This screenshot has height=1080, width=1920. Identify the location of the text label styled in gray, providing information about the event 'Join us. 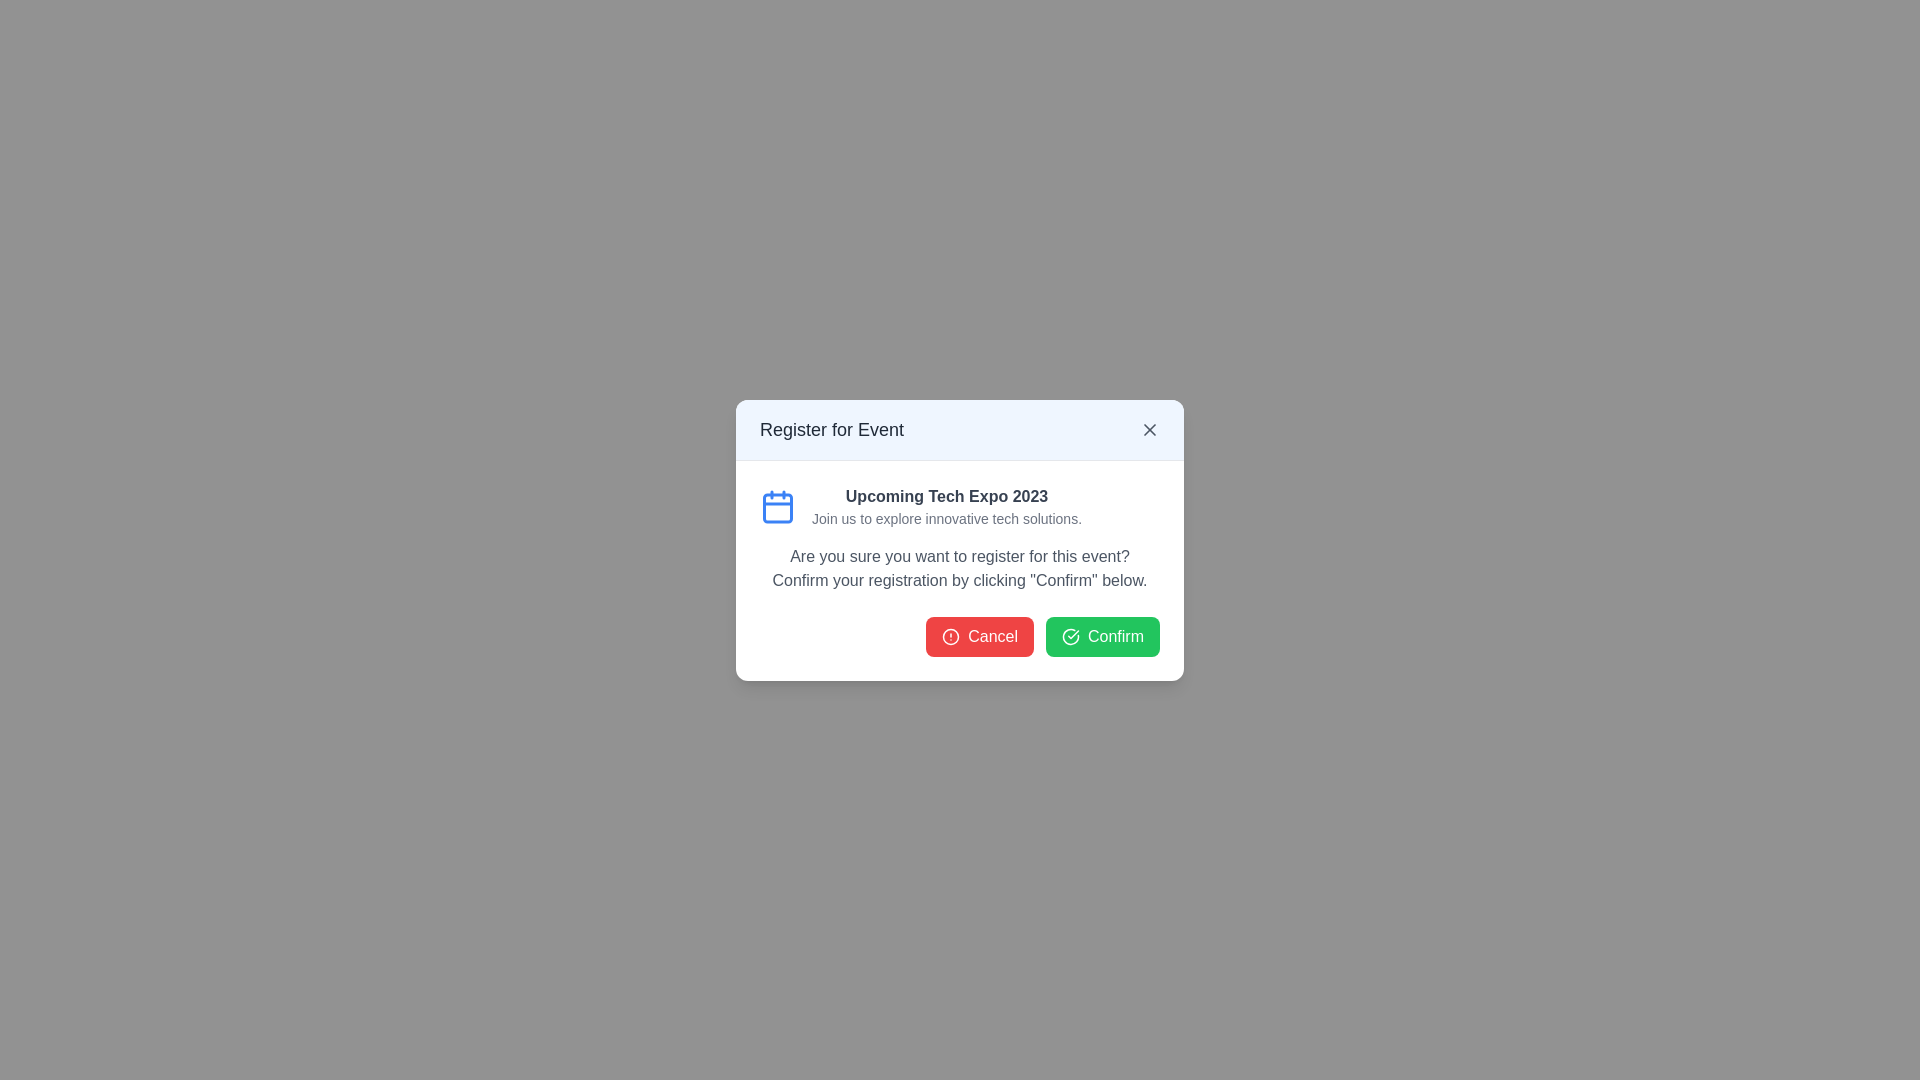
(945, 517).